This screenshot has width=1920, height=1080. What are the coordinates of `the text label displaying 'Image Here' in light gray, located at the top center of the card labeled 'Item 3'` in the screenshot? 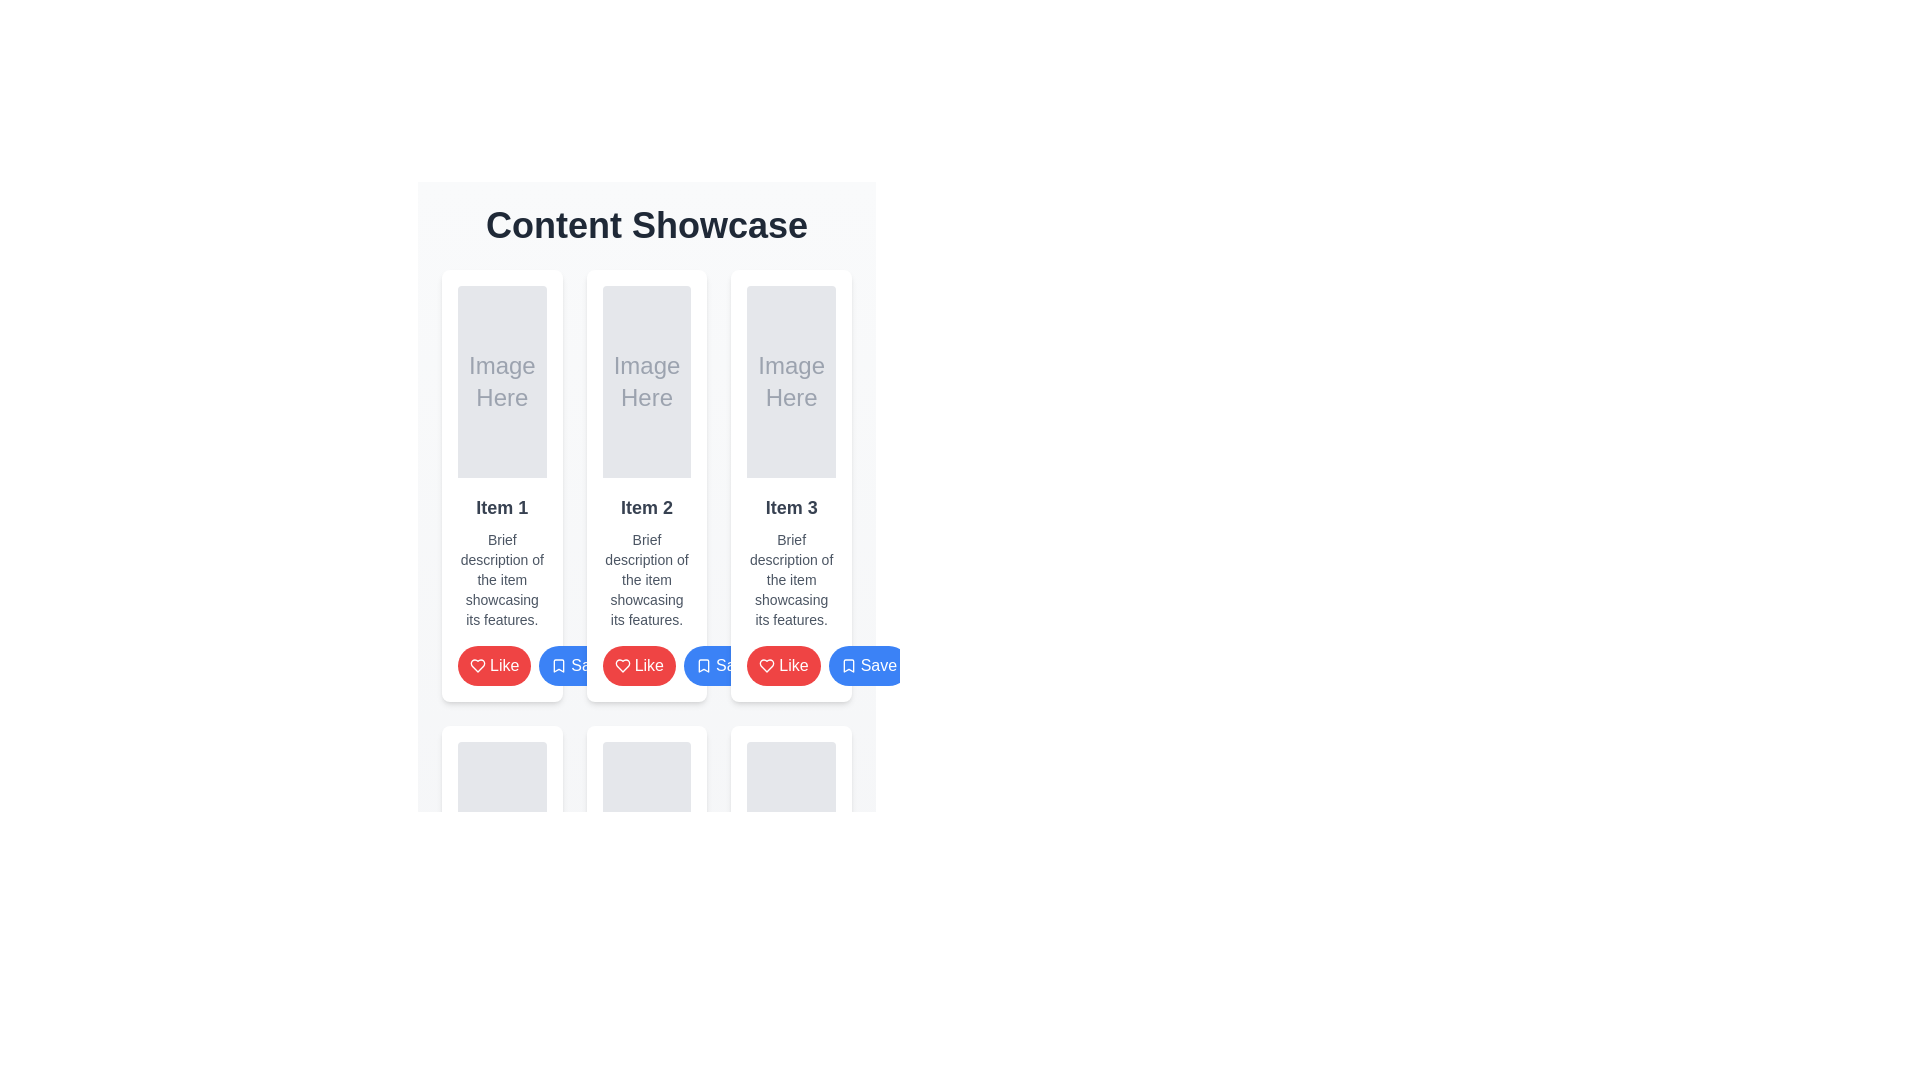 It's located at (790, 381).